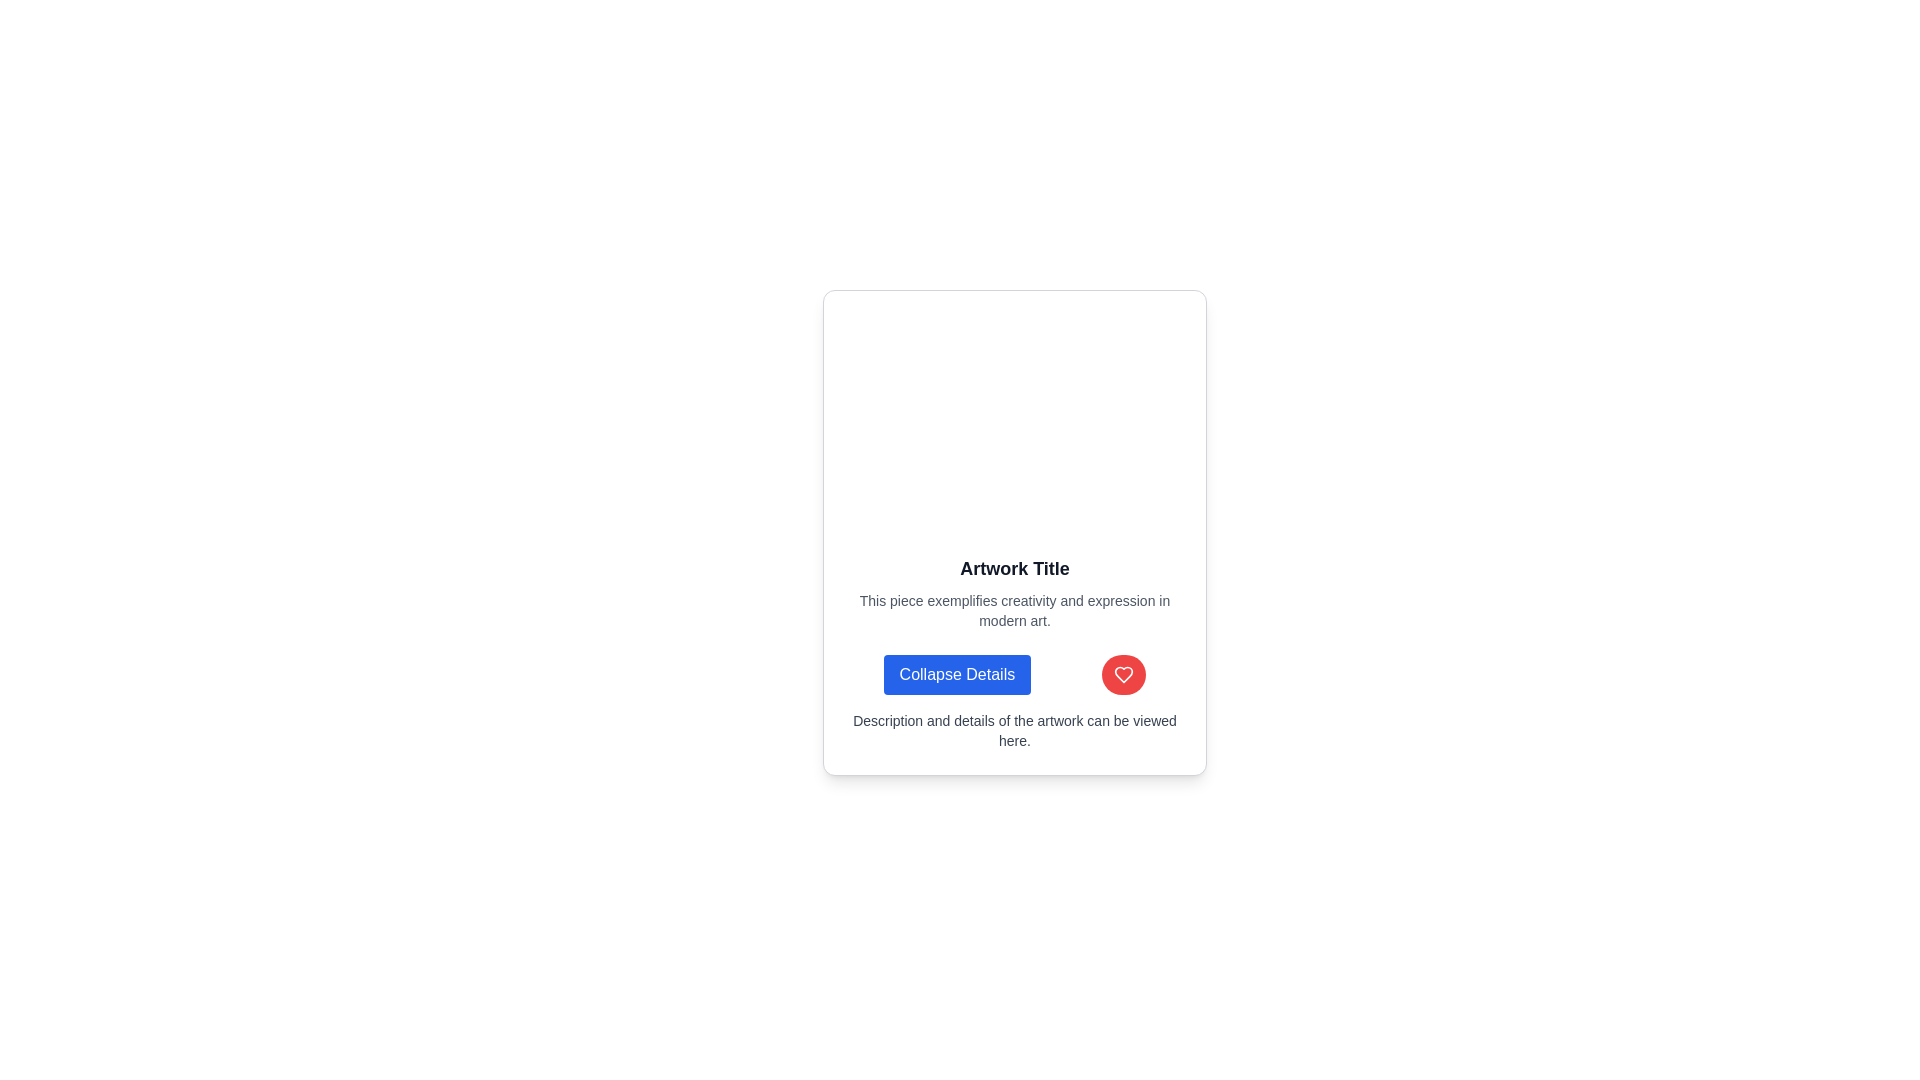 The image size is (1920, 1080). What do you see at coordinates (1124, 675) in the screenshot?
I see `the heart icon button located to the right of the 'Collapse Details' button to like or favorite the item` at bounding box center [1124, 675].